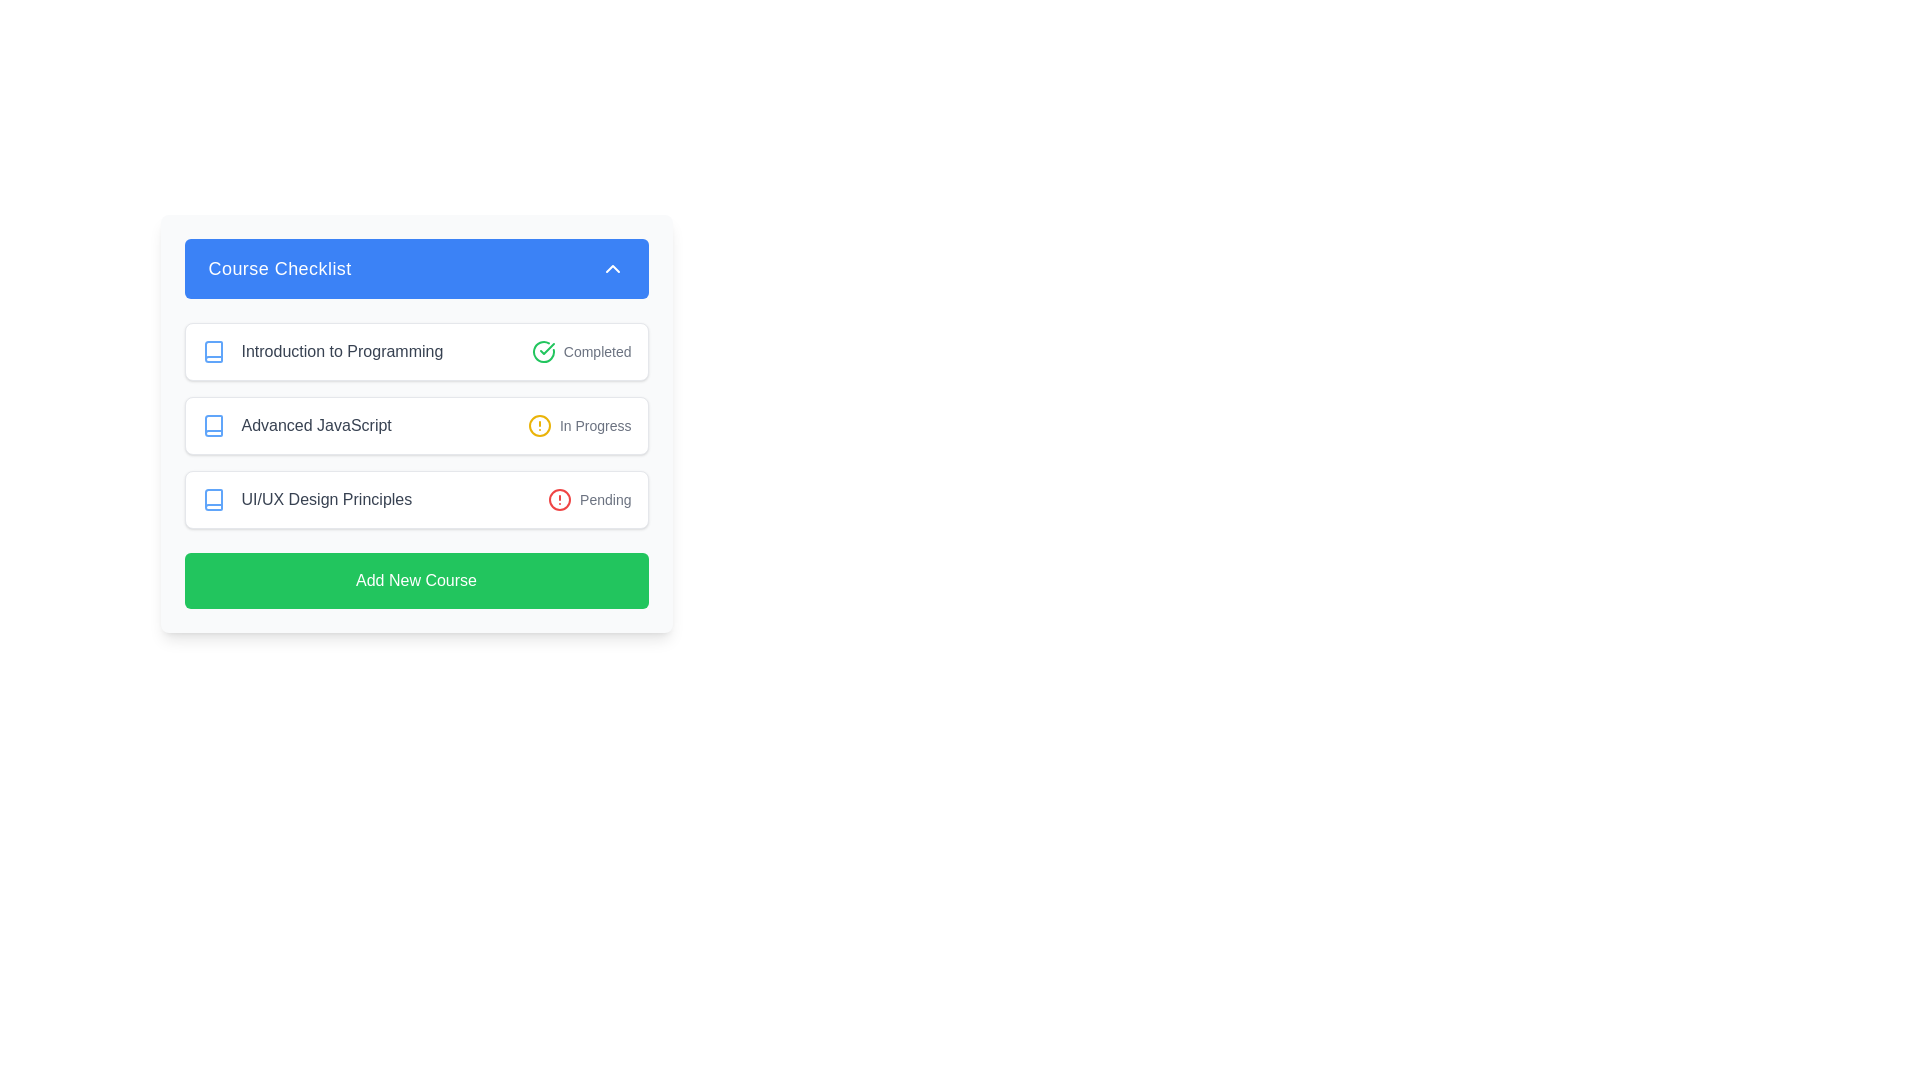  Describe the element at coordinates (213, 350) in the screenshot. I see `the book icon representing the course material for 'Introduction to Programming' located to the left of the course title in the 'Course Checklist' section` at that location.